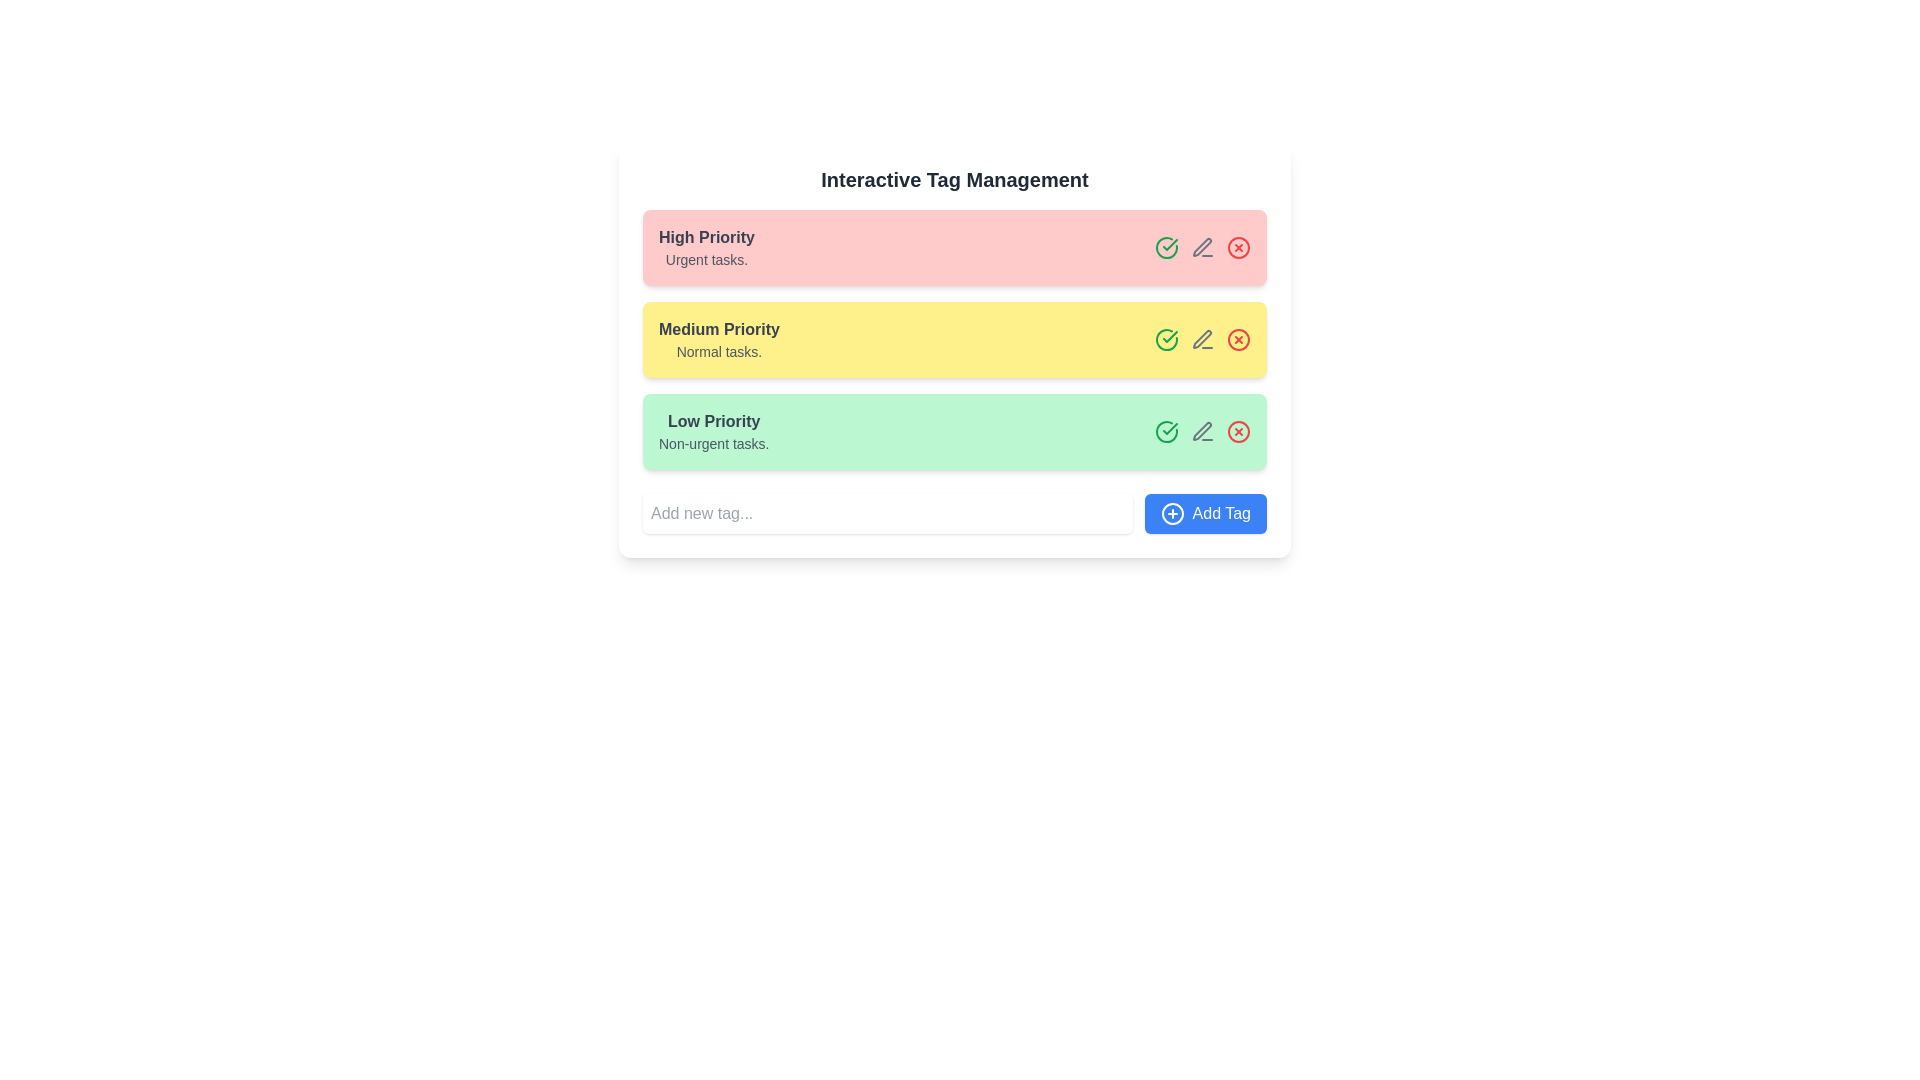 The image size is (1920, 1080). I want to click on the leftmost icon in the 'Low Priority' row, so click(1166, 431).